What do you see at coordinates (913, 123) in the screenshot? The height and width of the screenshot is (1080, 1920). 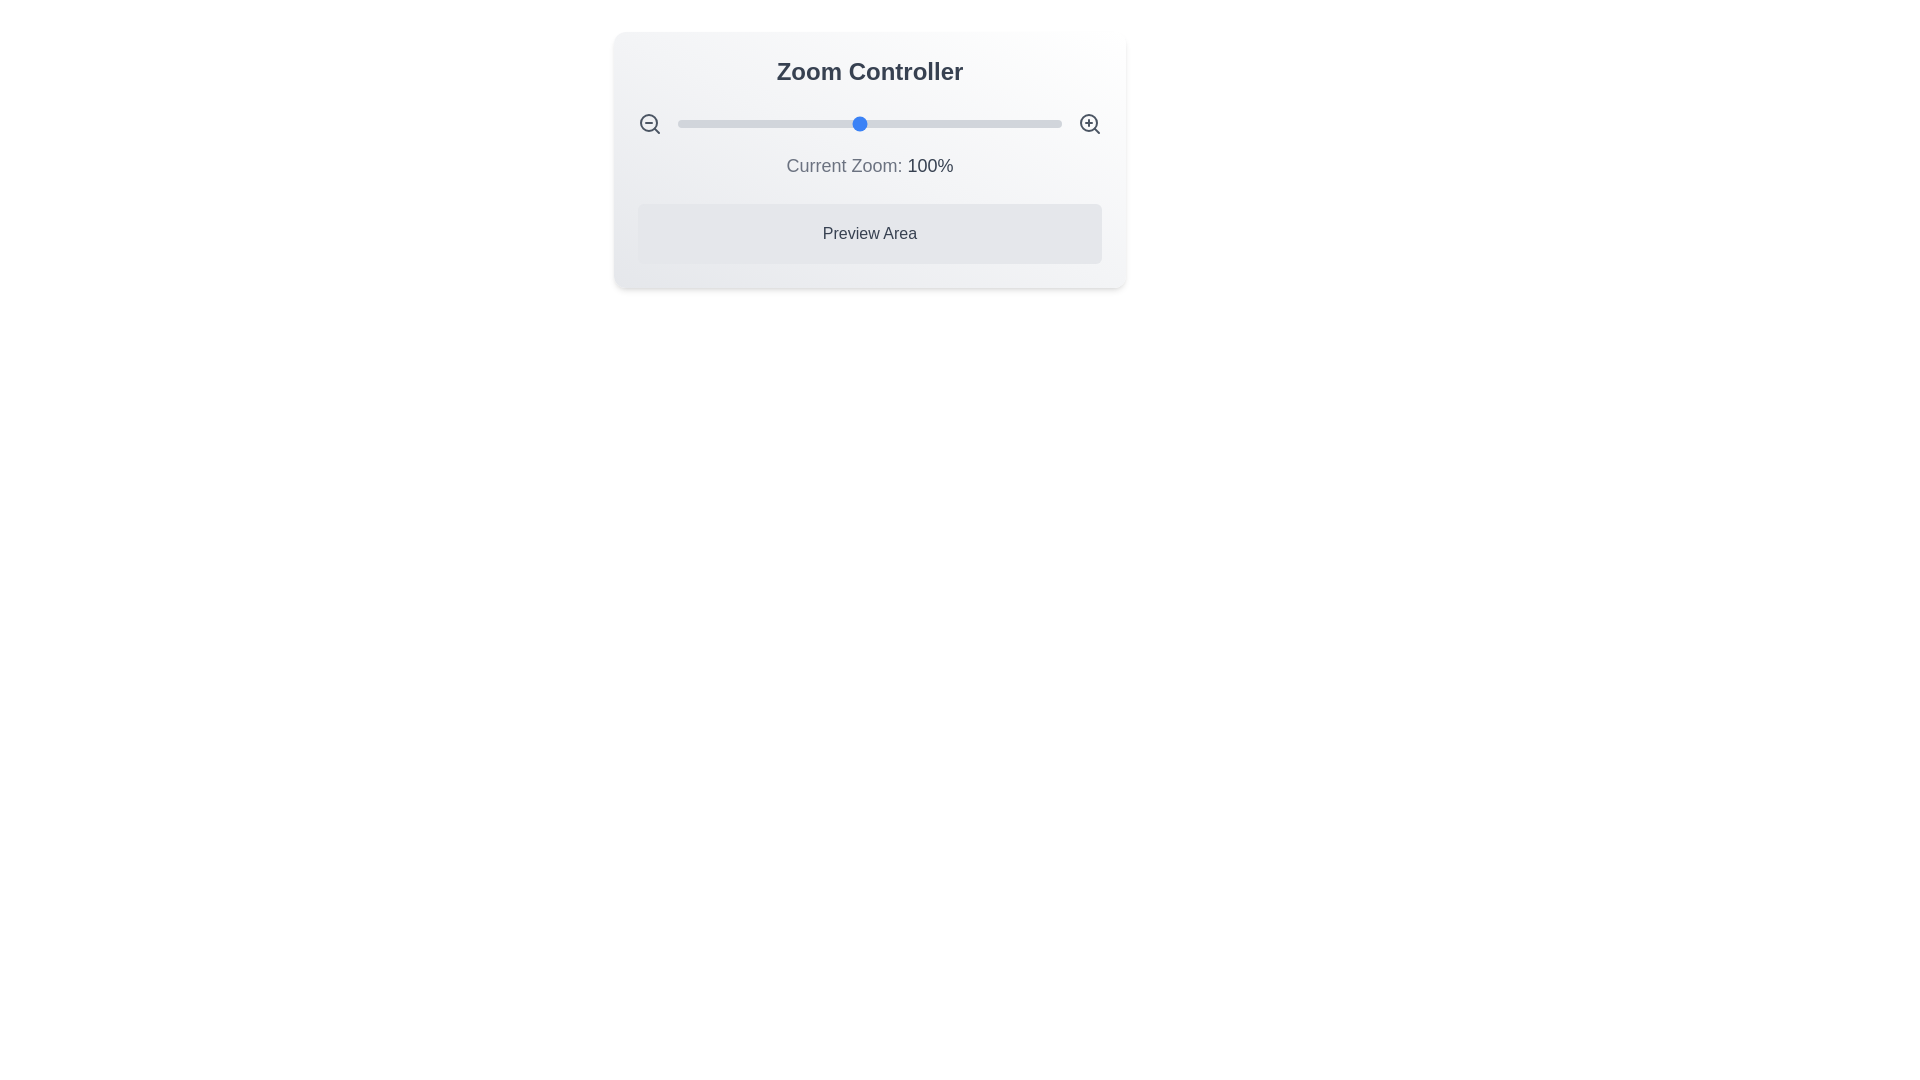 I see `the zoom slider to set the zoom level to 127` at bounding box center [913, 123].